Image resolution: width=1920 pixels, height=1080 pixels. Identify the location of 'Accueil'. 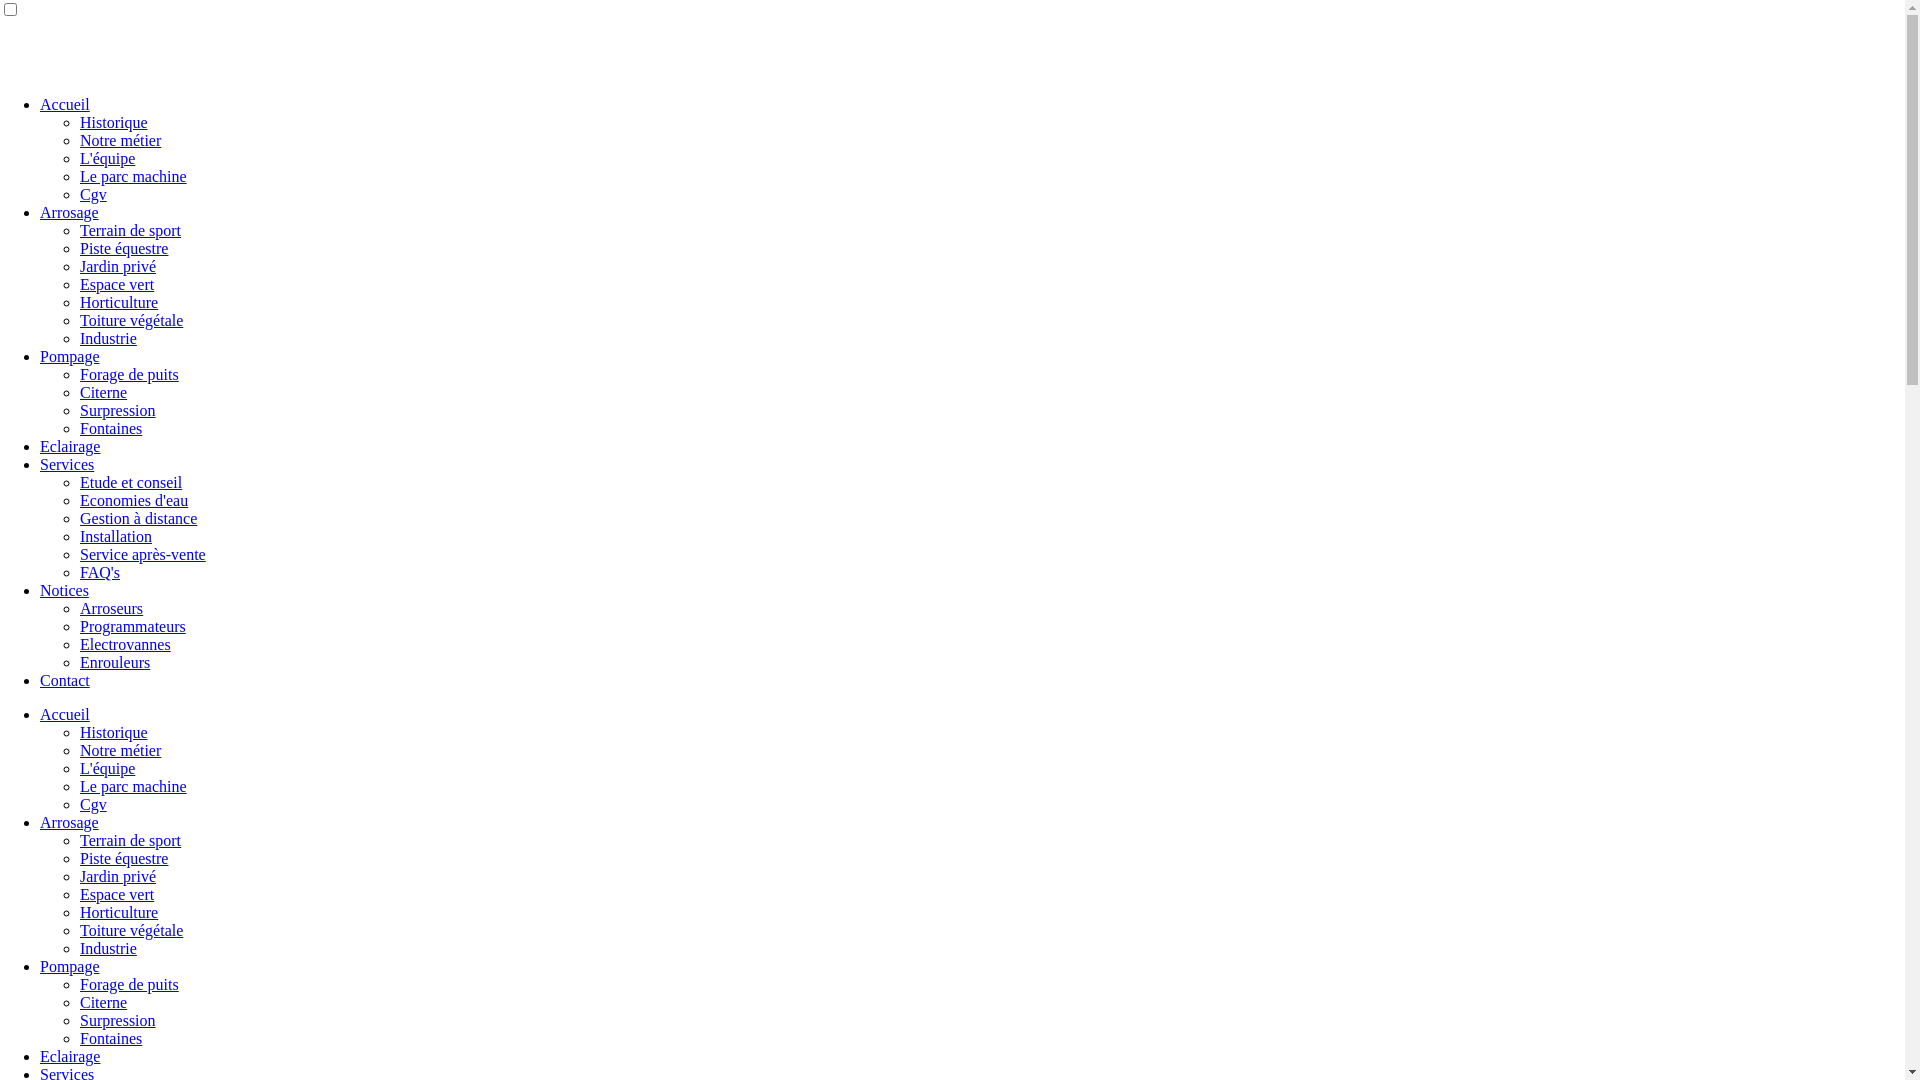
(65, 713).